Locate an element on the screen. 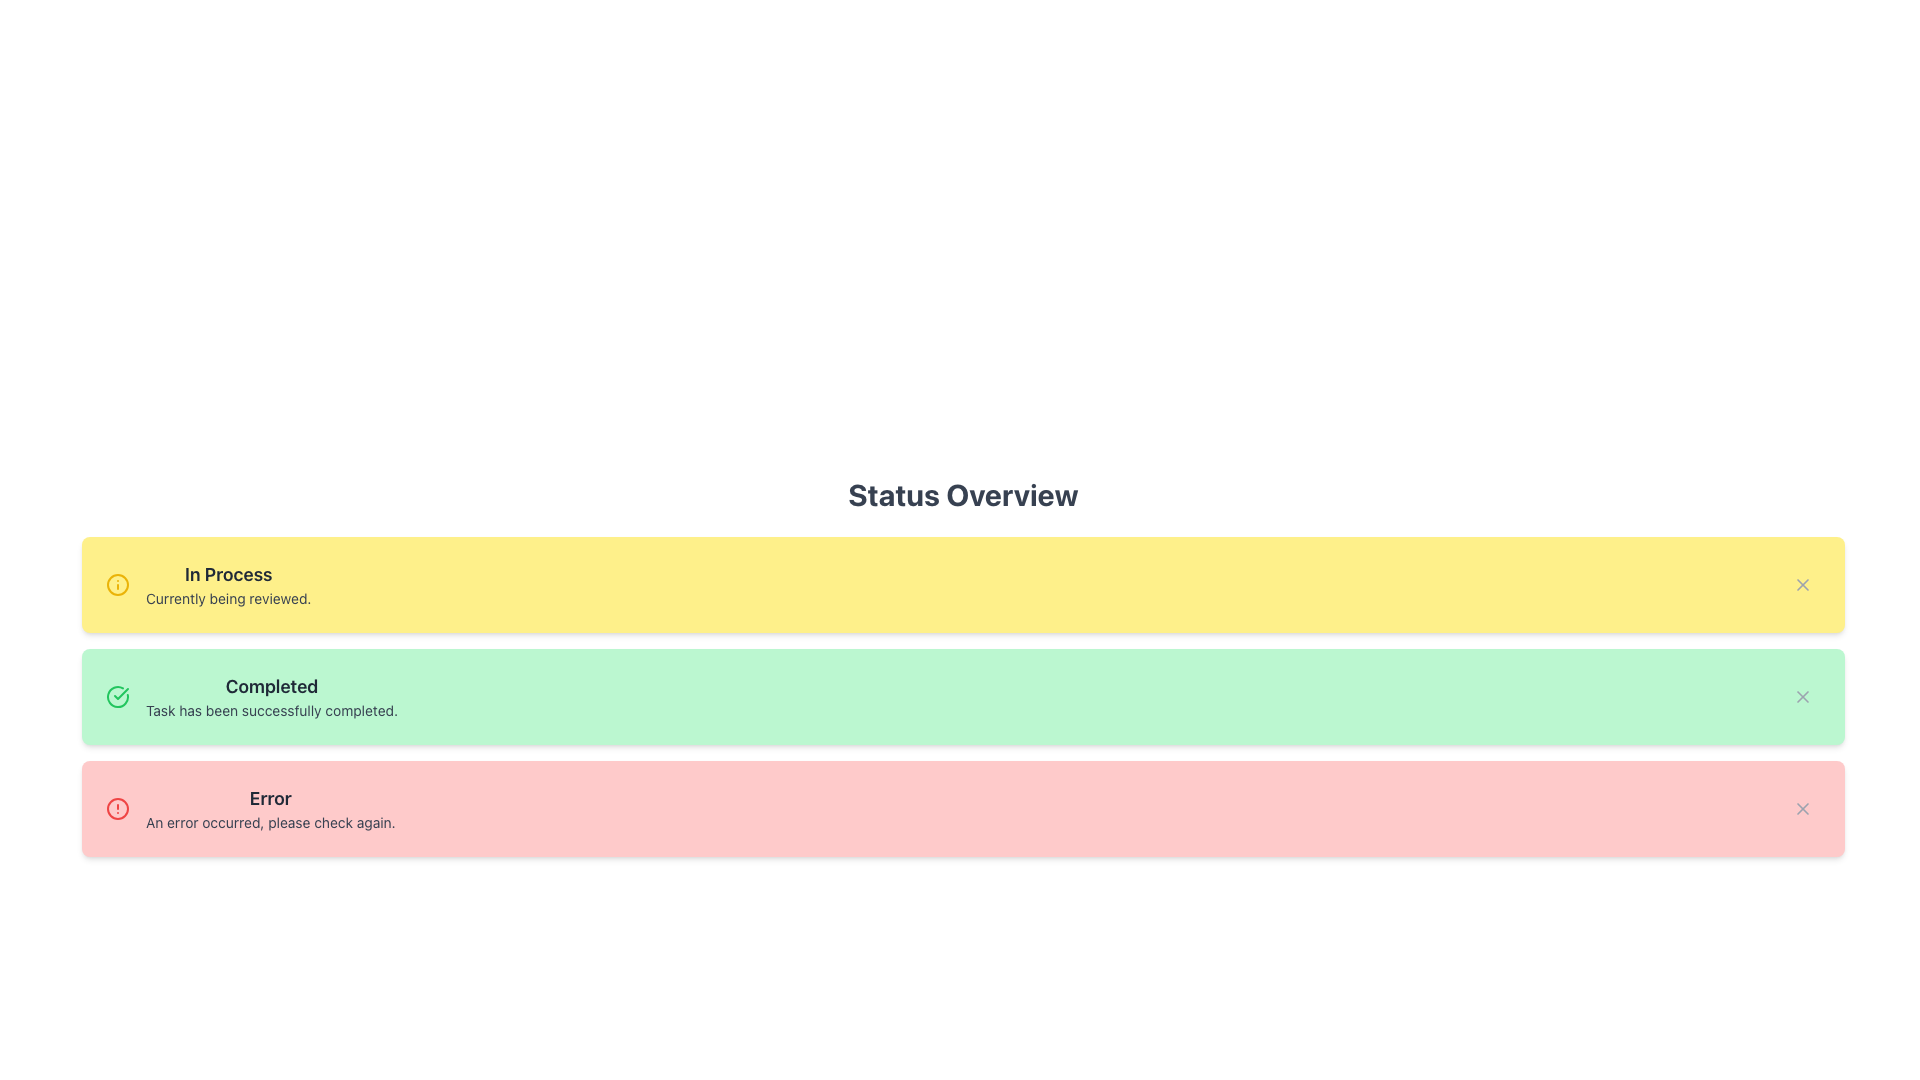 The width and height of the screenshot is (1920, 1080). error message displayed in the informational text block located in the third section of the interface, which has a pale red background and is positioned beneath the yellow and green cards is located at coordinates (269, 808).